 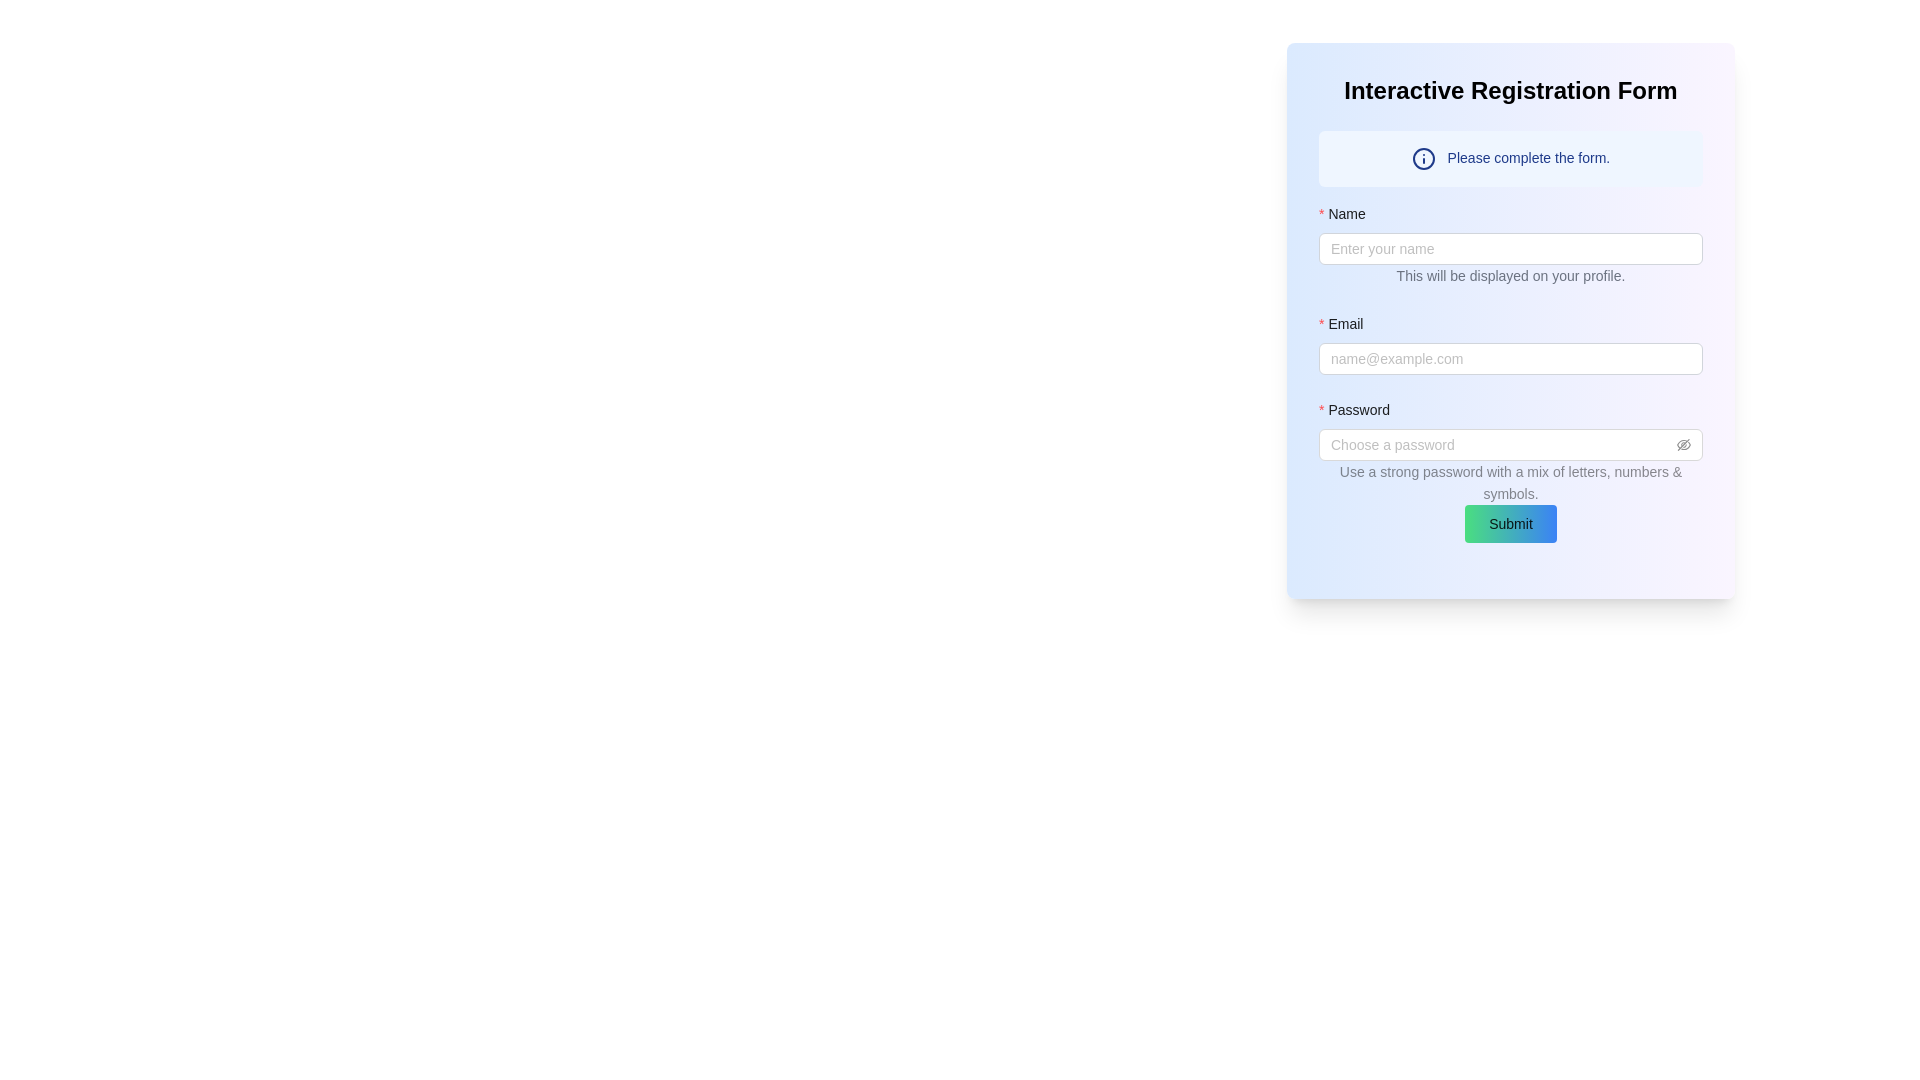 What do you see at coordinates (1422, 158) in the screenshot?
I see `the circular icon component with a blue outer stroke and white fill, located to the left of the 'Please complete the form.' text in the registration form header` at bounding box center [1422, 158].